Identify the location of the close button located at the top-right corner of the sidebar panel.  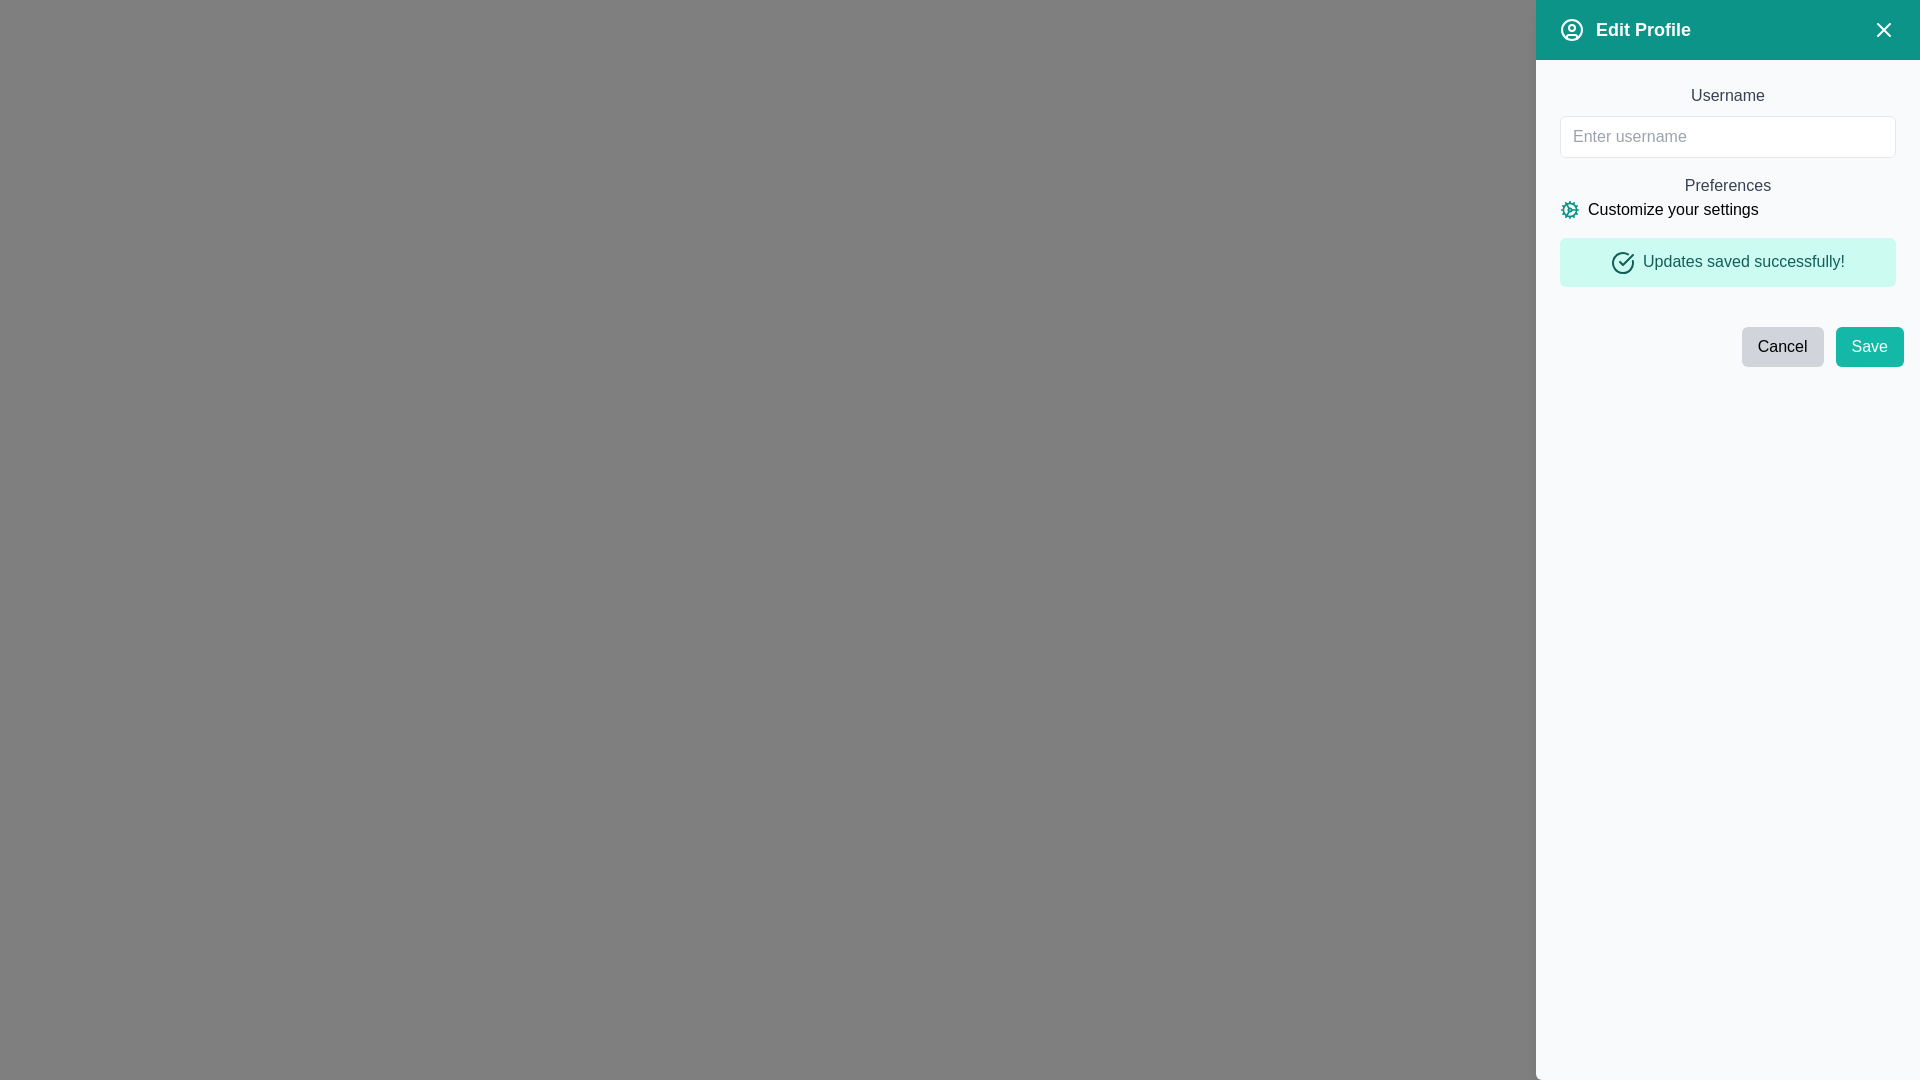
(1882, 30).